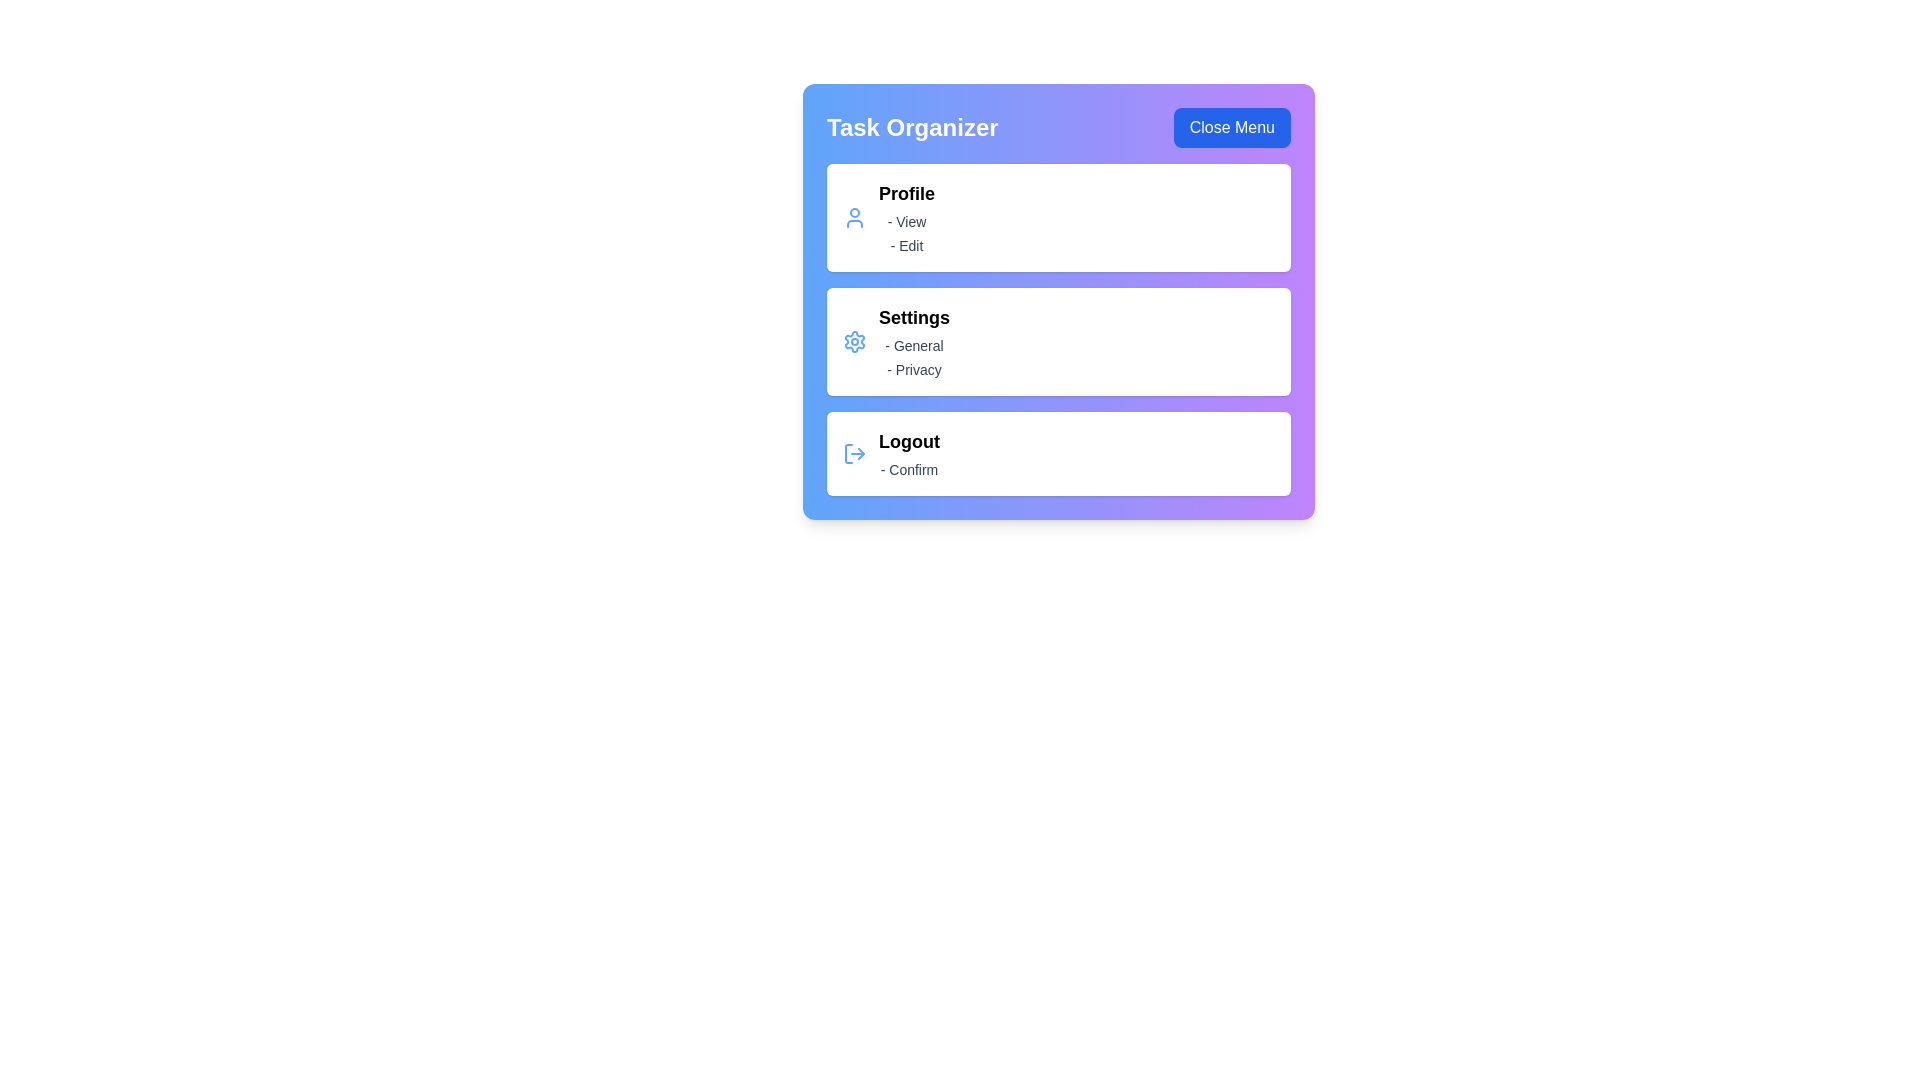 This screenshot has height=1080, width=1920. What do you see at coordinates (1058, 341) in the screenshot?
I see `the menu item 'Settings' to observe hover effects` at bounding box center [1058, 341].